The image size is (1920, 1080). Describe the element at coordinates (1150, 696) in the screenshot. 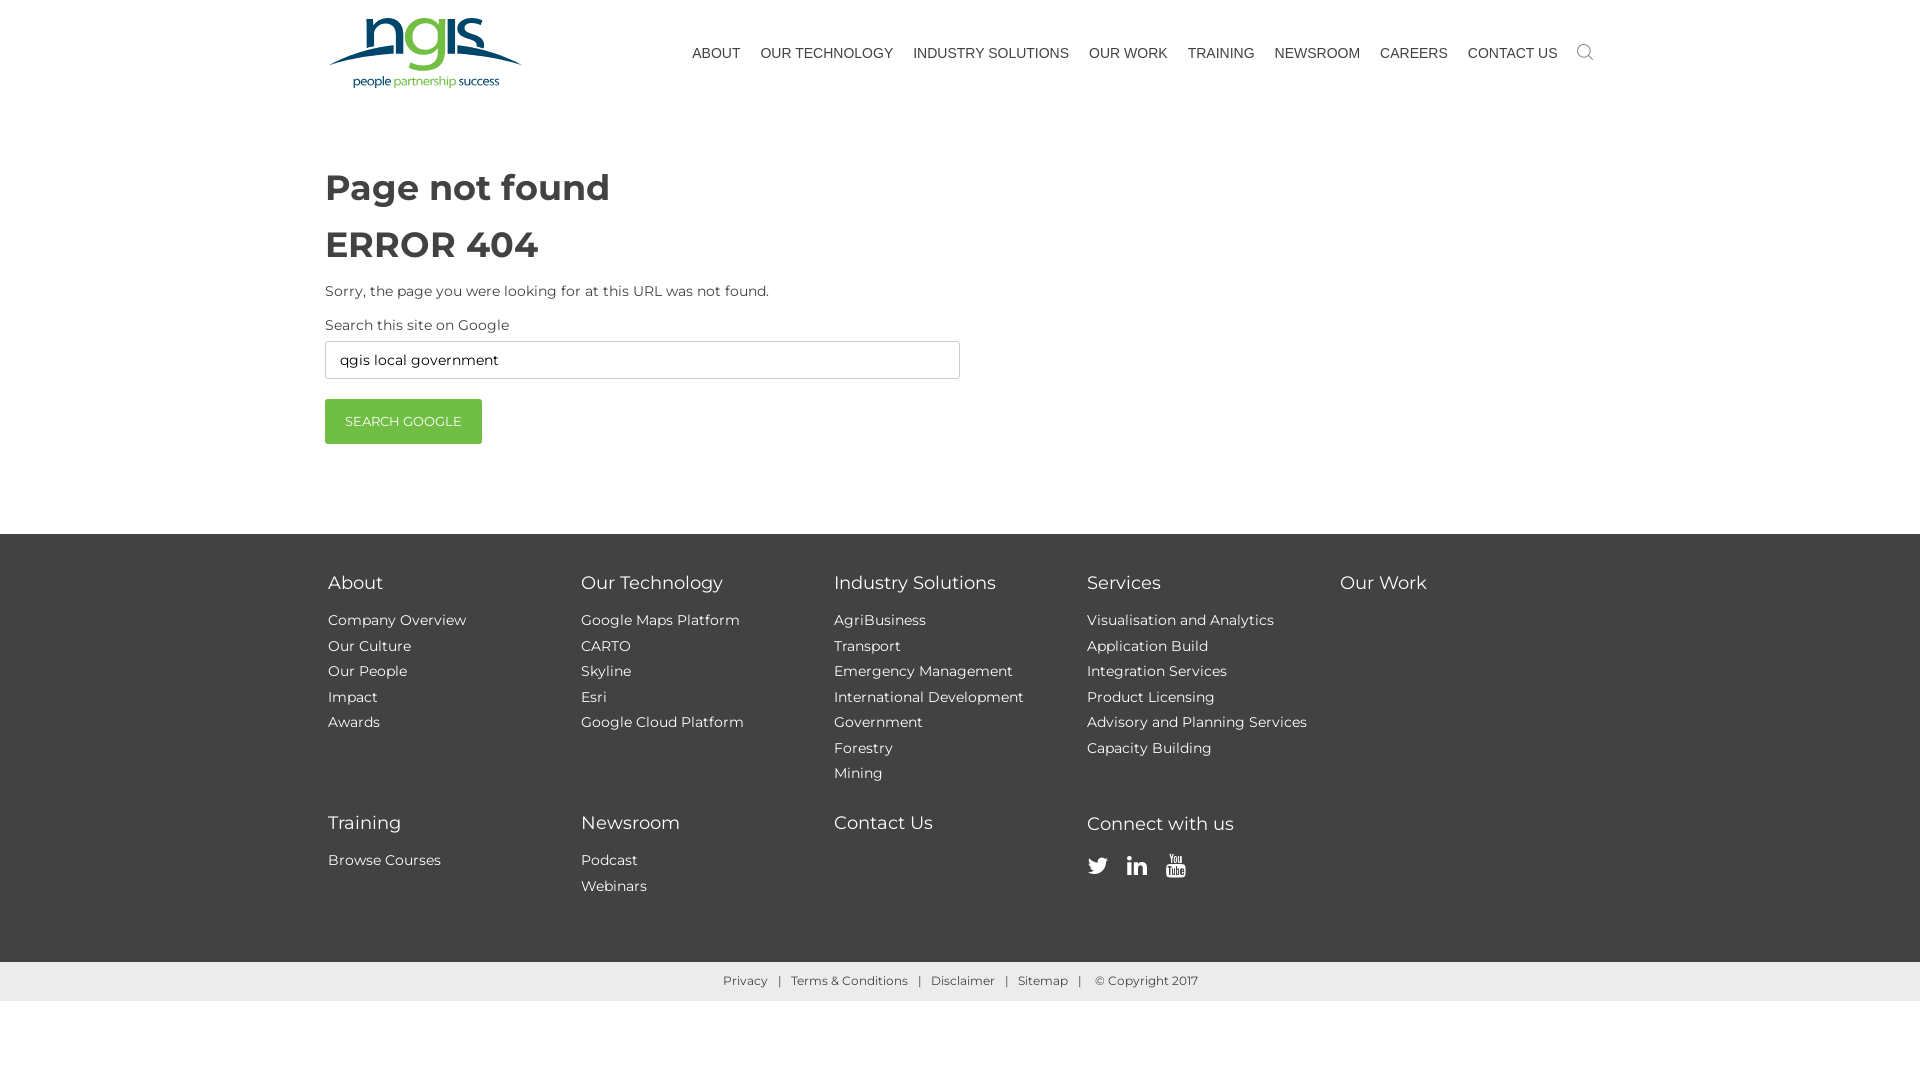

I see `'Product Licensing'` at that location.